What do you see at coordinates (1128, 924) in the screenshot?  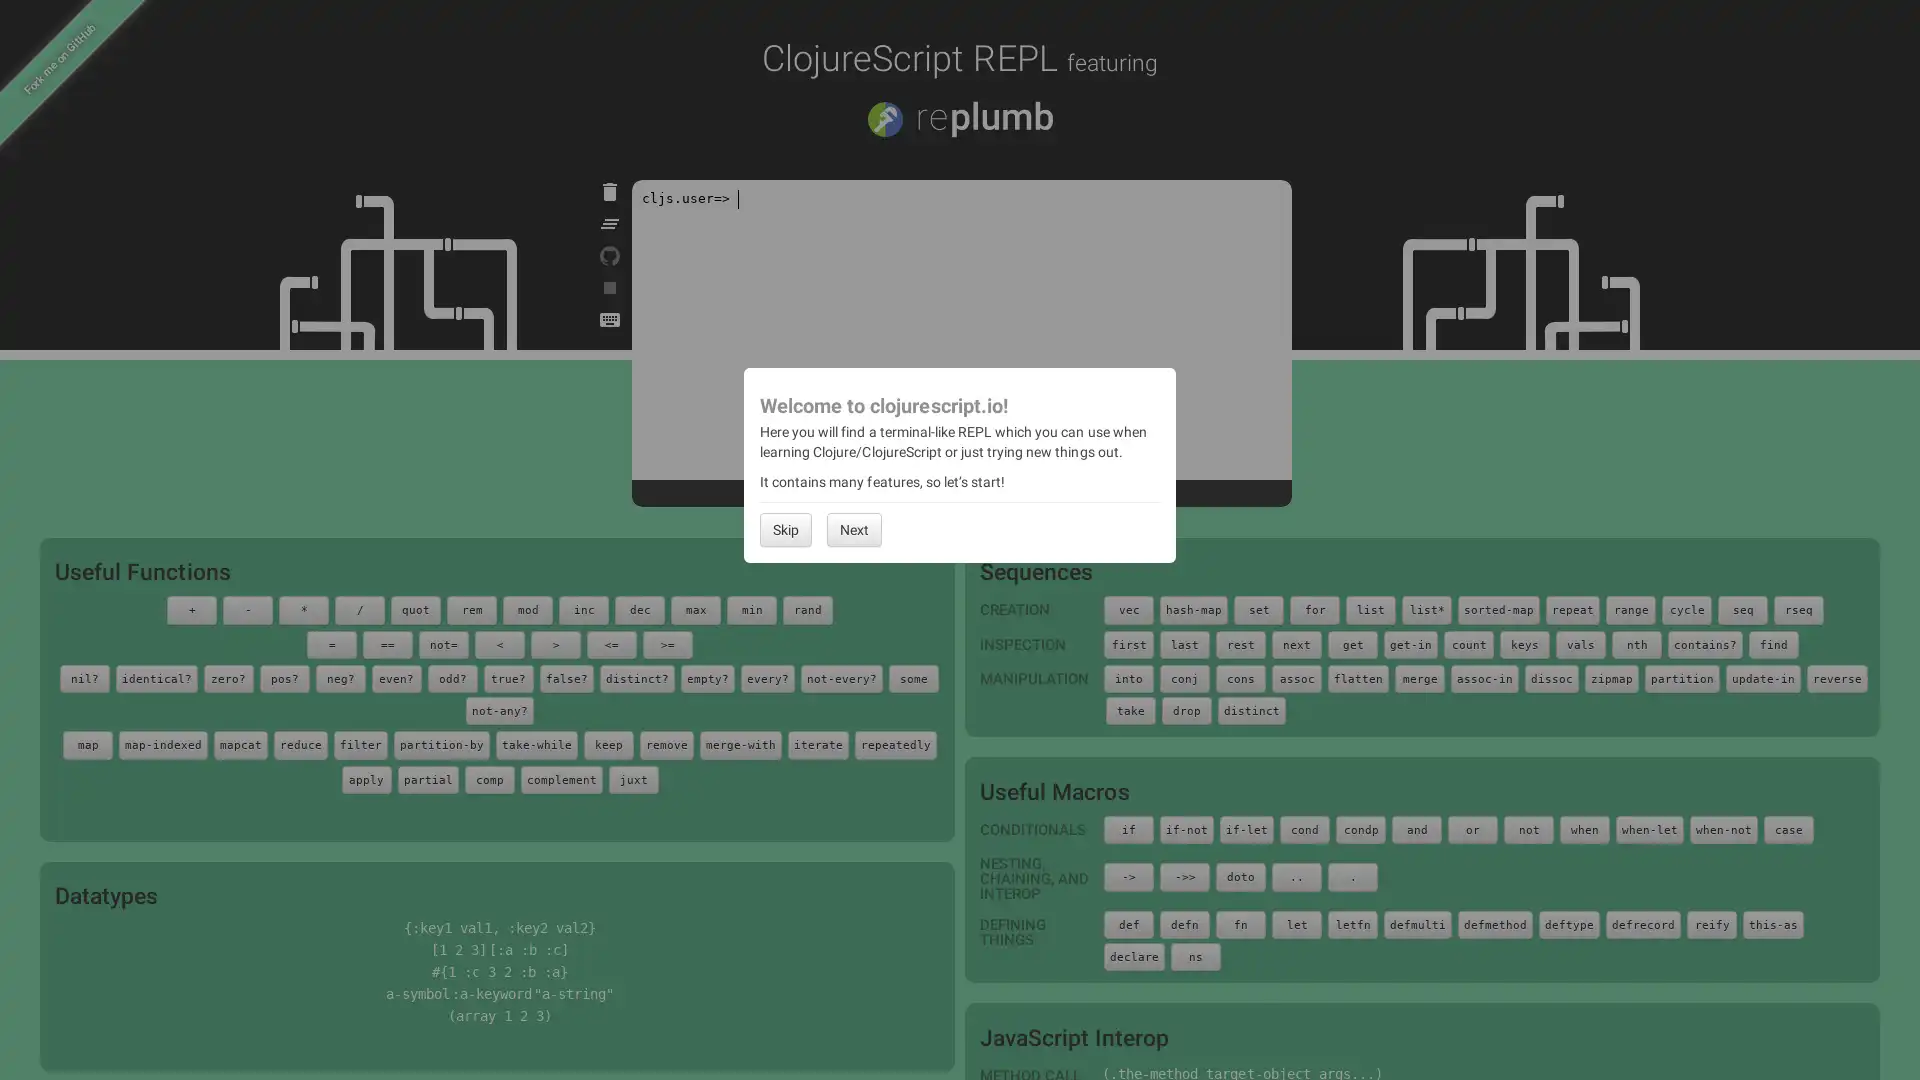 I see `def` at bounding box center [1128, 924].